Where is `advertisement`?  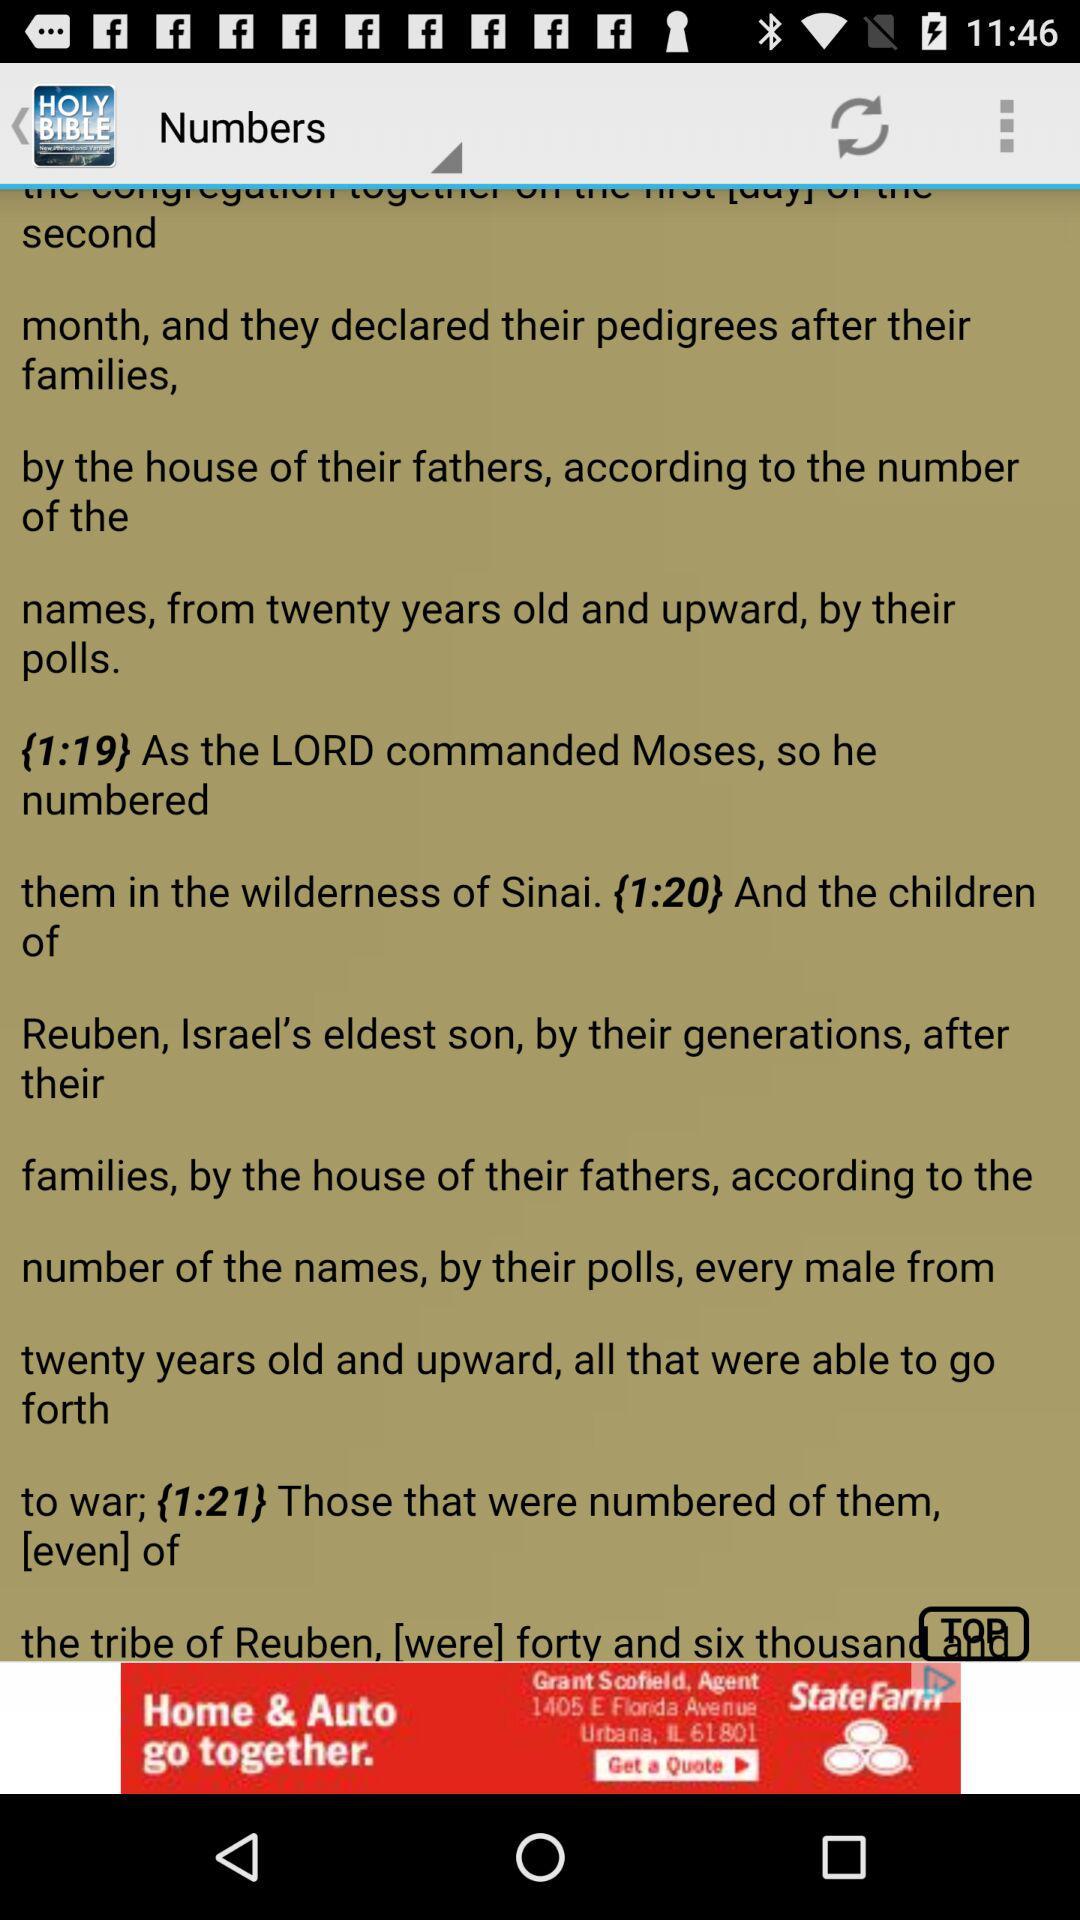
advertisement is located at coordinates (540, 1727).